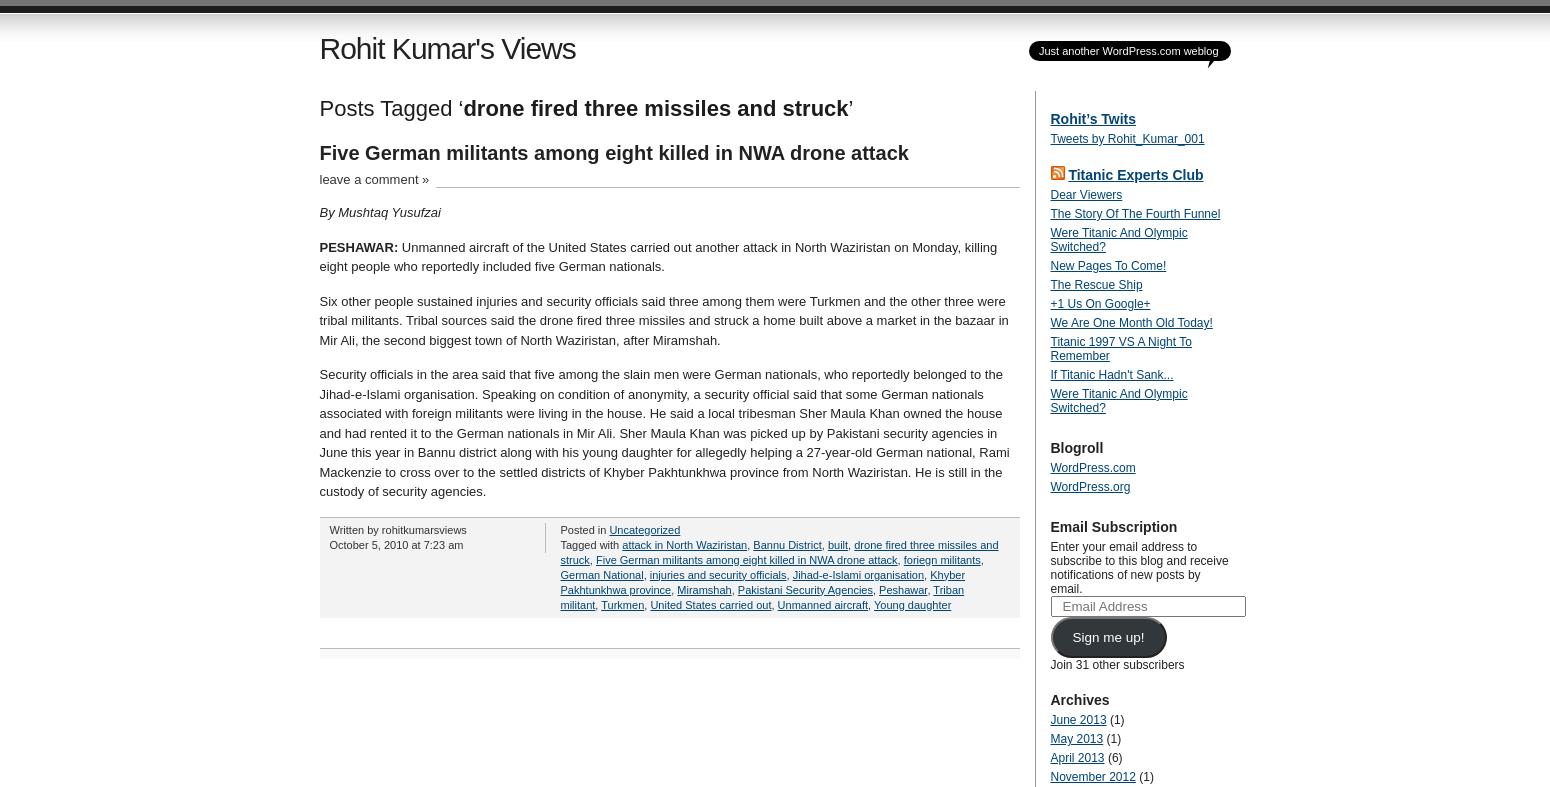  Describe the element at coordinates (857, 573) in the screenshot. I see `'Jihad-e-Islami organisation'` at that location.